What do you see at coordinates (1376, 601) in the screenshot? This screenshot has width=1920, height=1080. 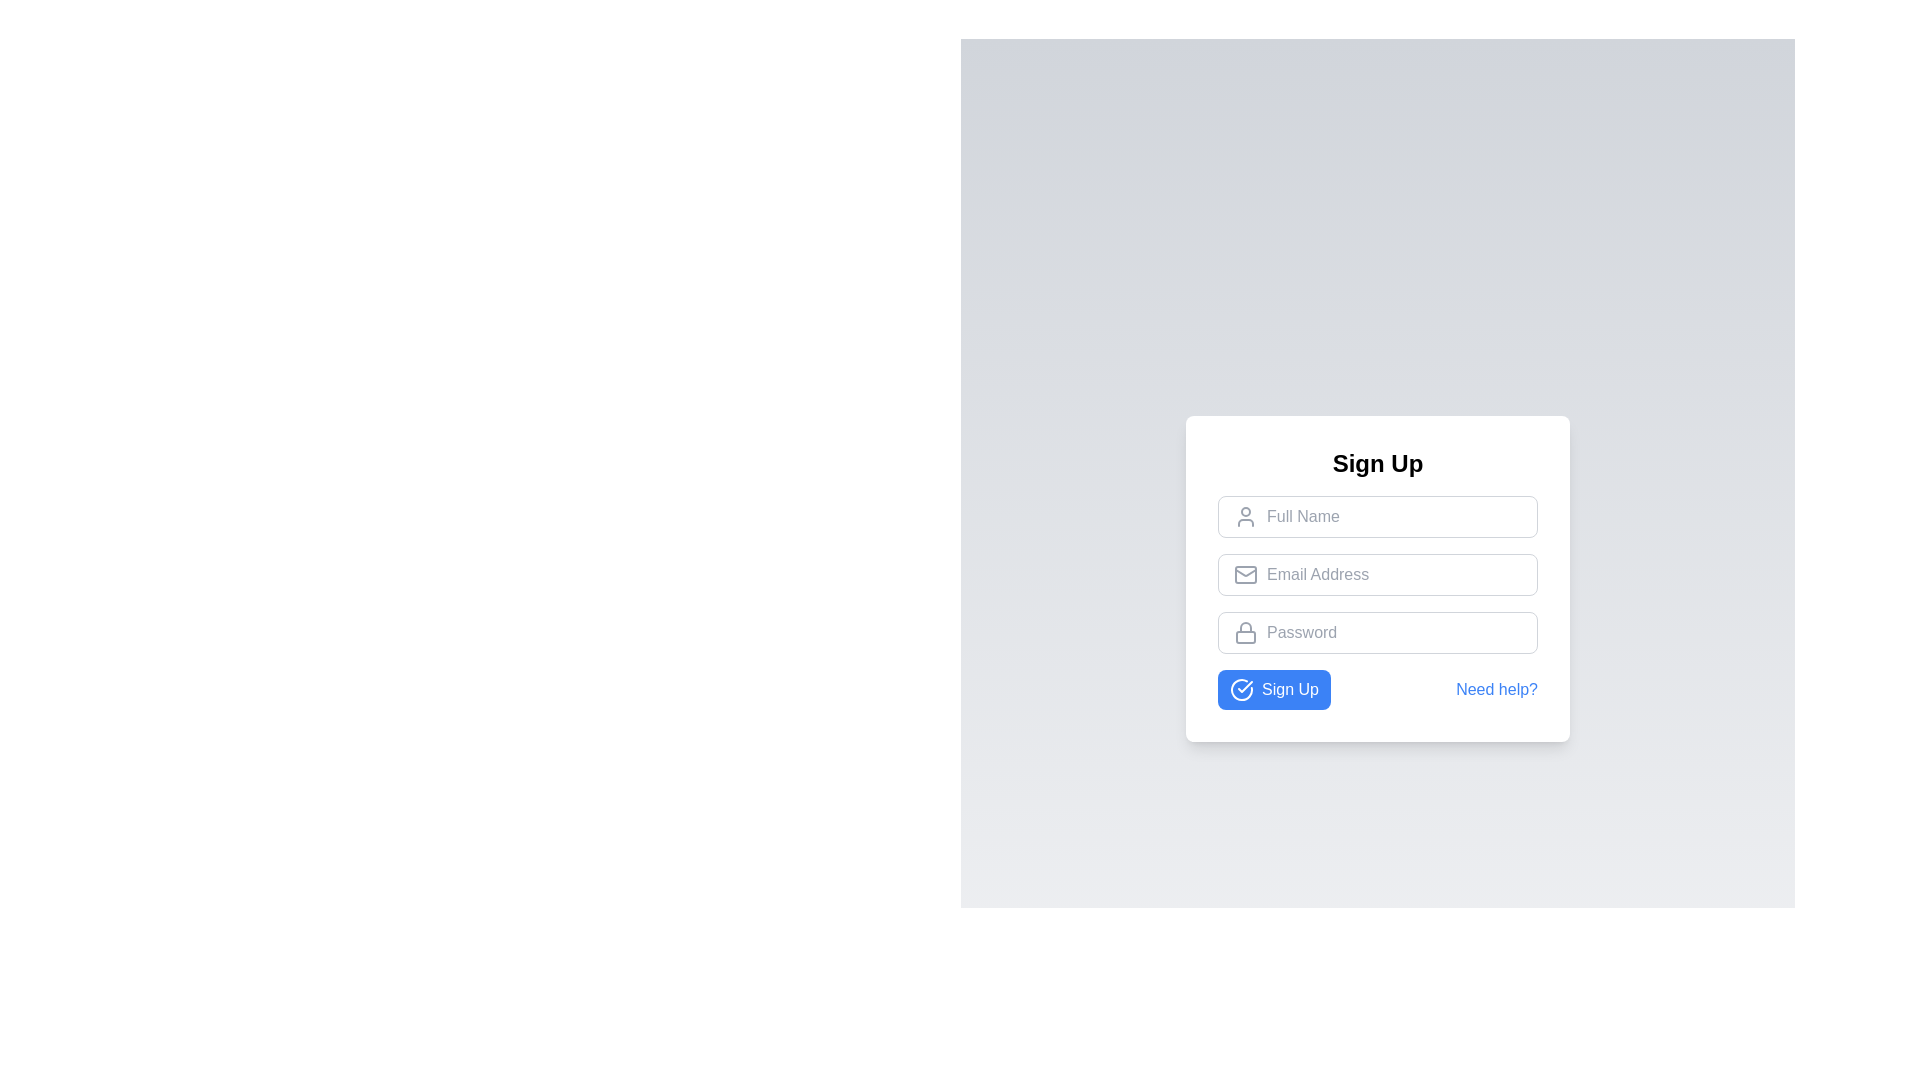 I see `the form input group located within the white rectangular card below the 'Sign Up' heading to focus on the individual fields for user input` at bounding box center [1376, 601].